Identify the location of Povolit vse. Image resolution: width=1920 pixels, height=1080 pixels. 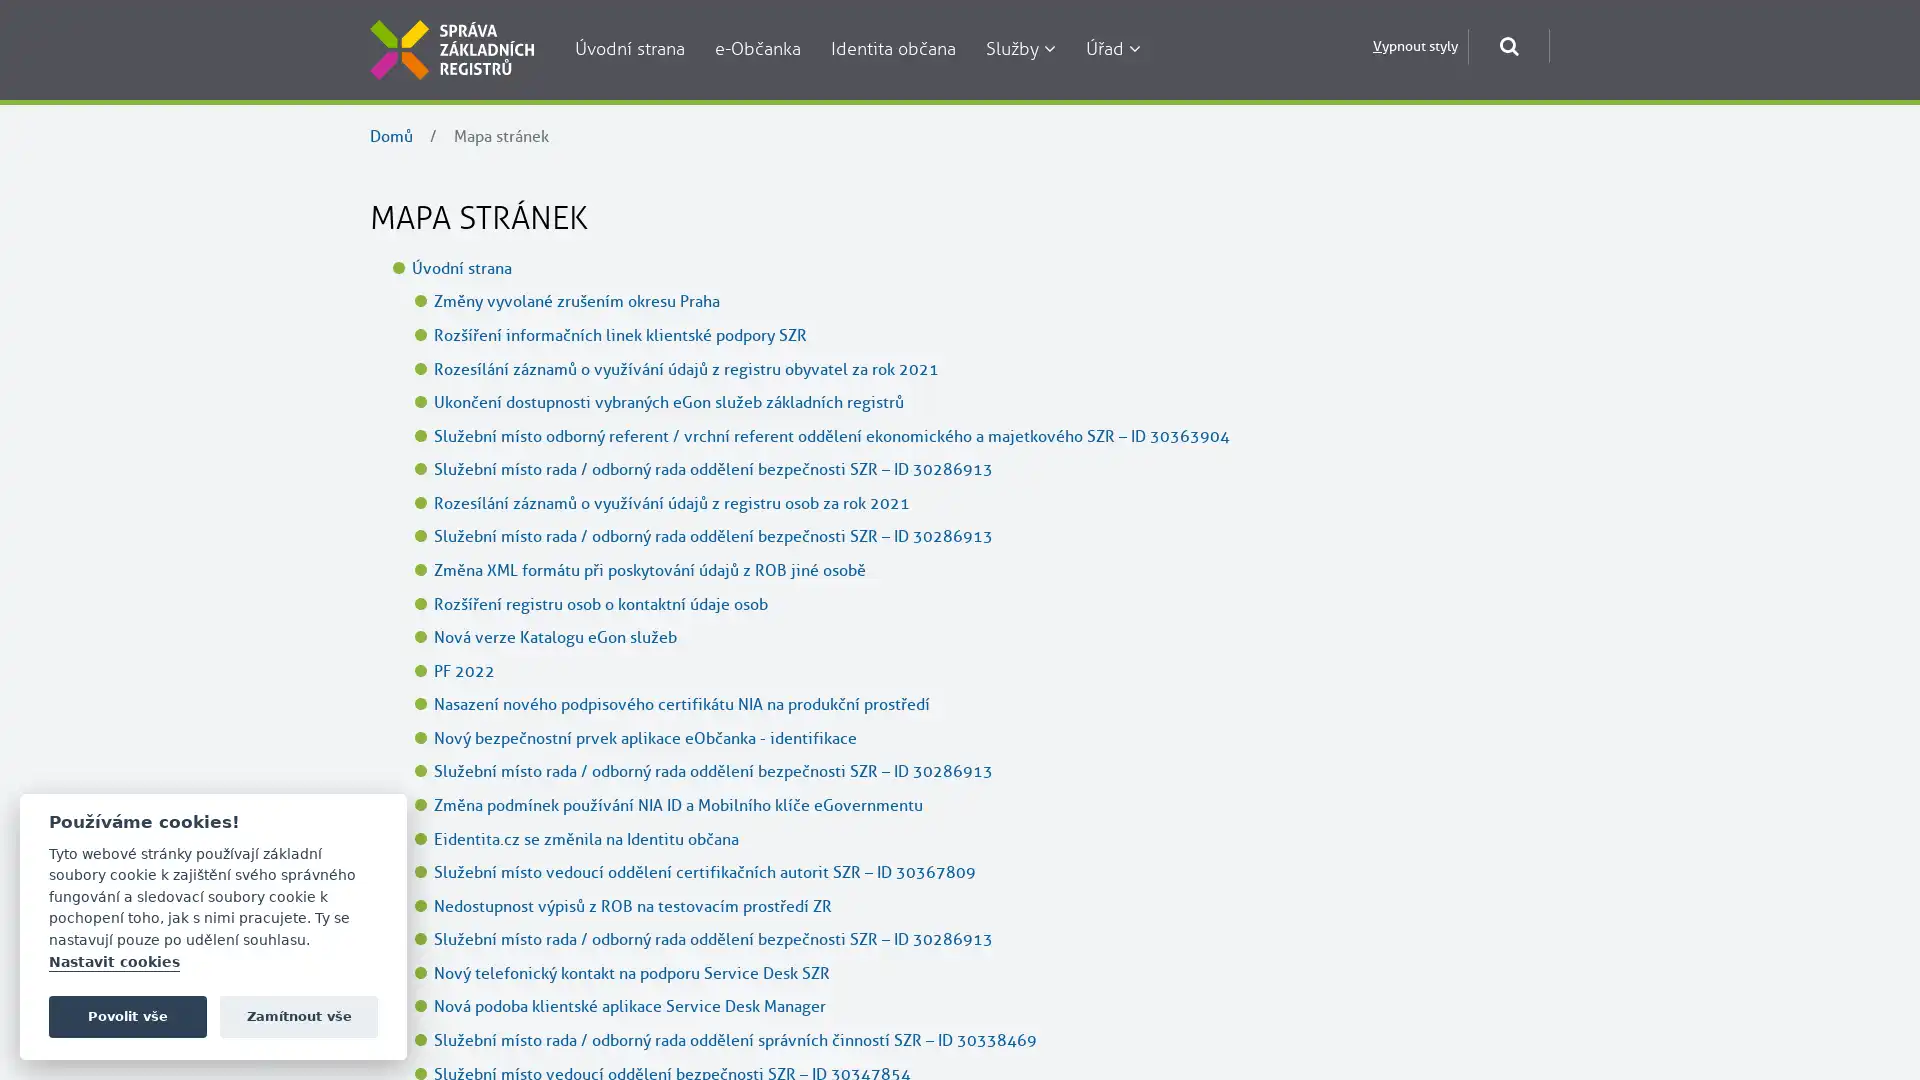
(126, 1015).